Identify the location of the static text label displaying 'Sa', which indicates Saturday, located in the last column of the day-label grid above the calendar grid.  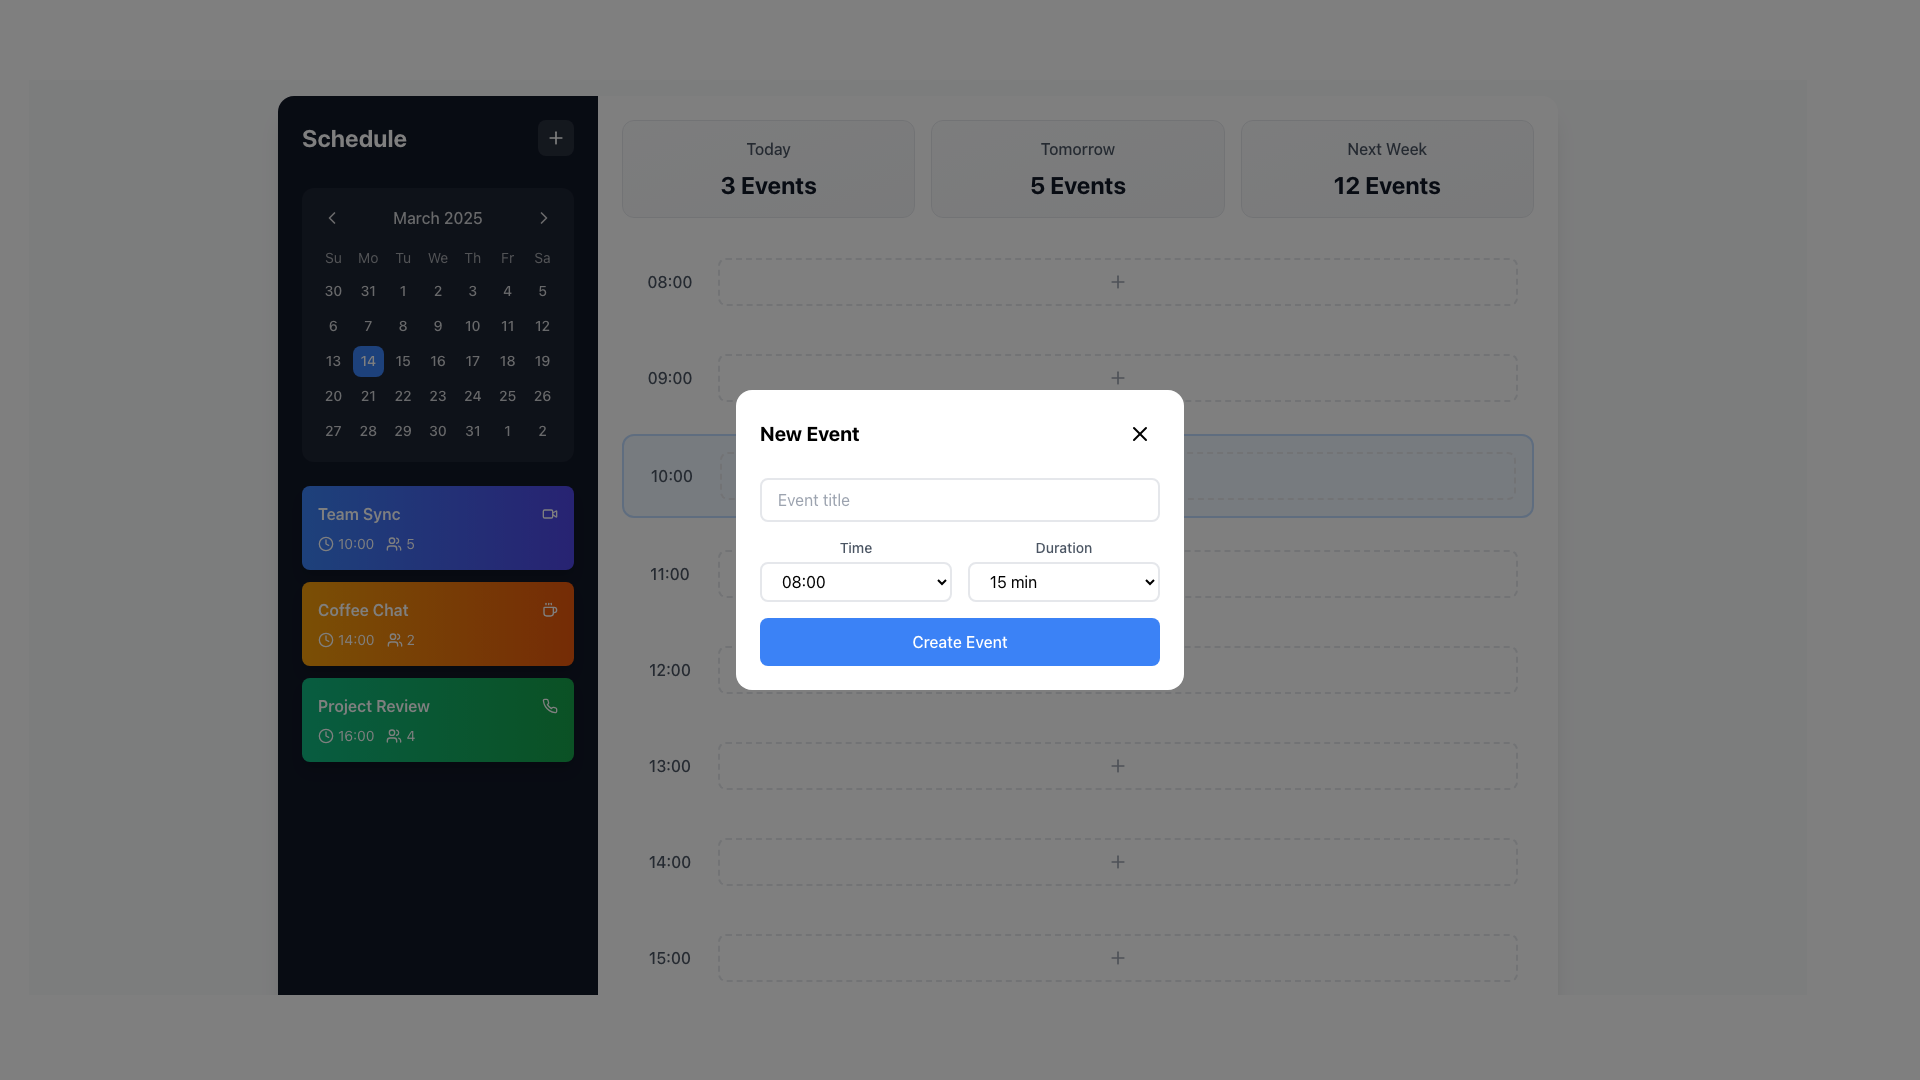
(542, 257).